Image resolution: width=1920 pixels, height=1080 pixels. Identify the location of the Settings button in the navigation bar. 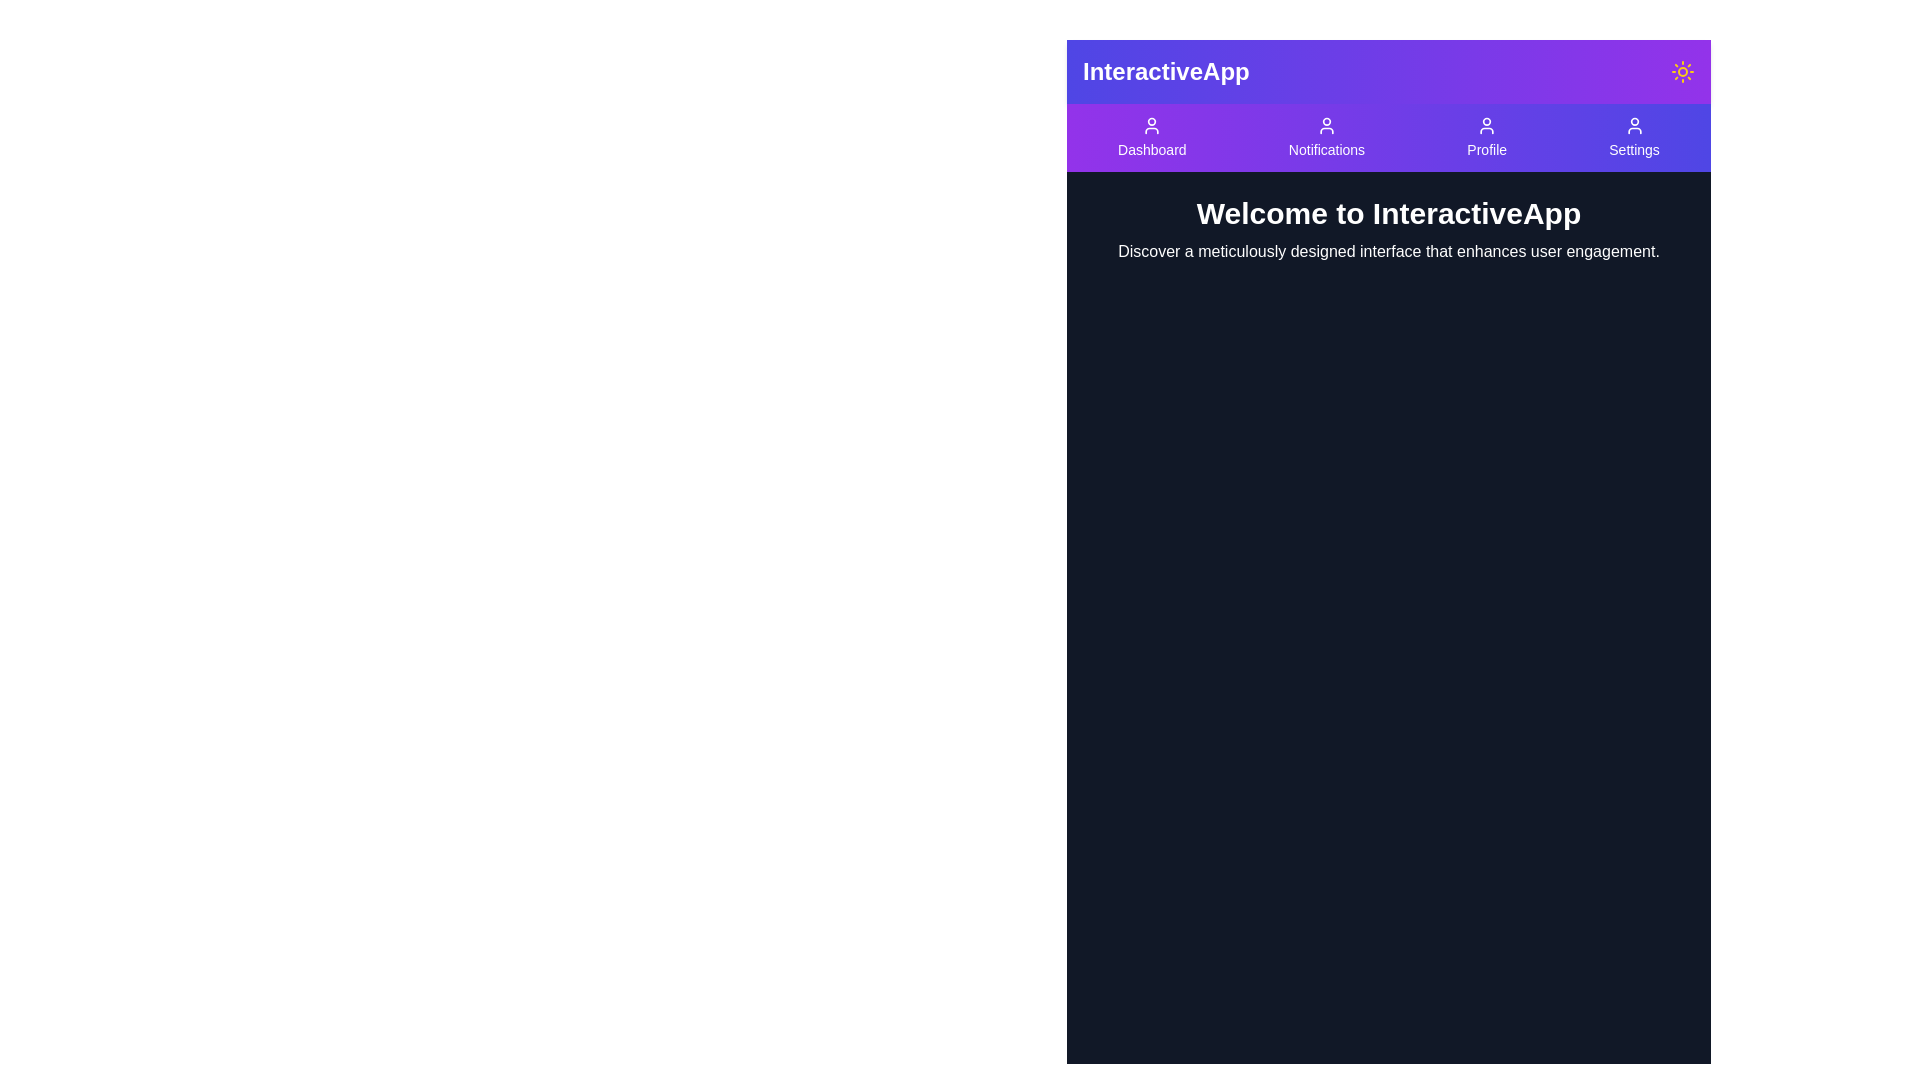
(1634, 137).